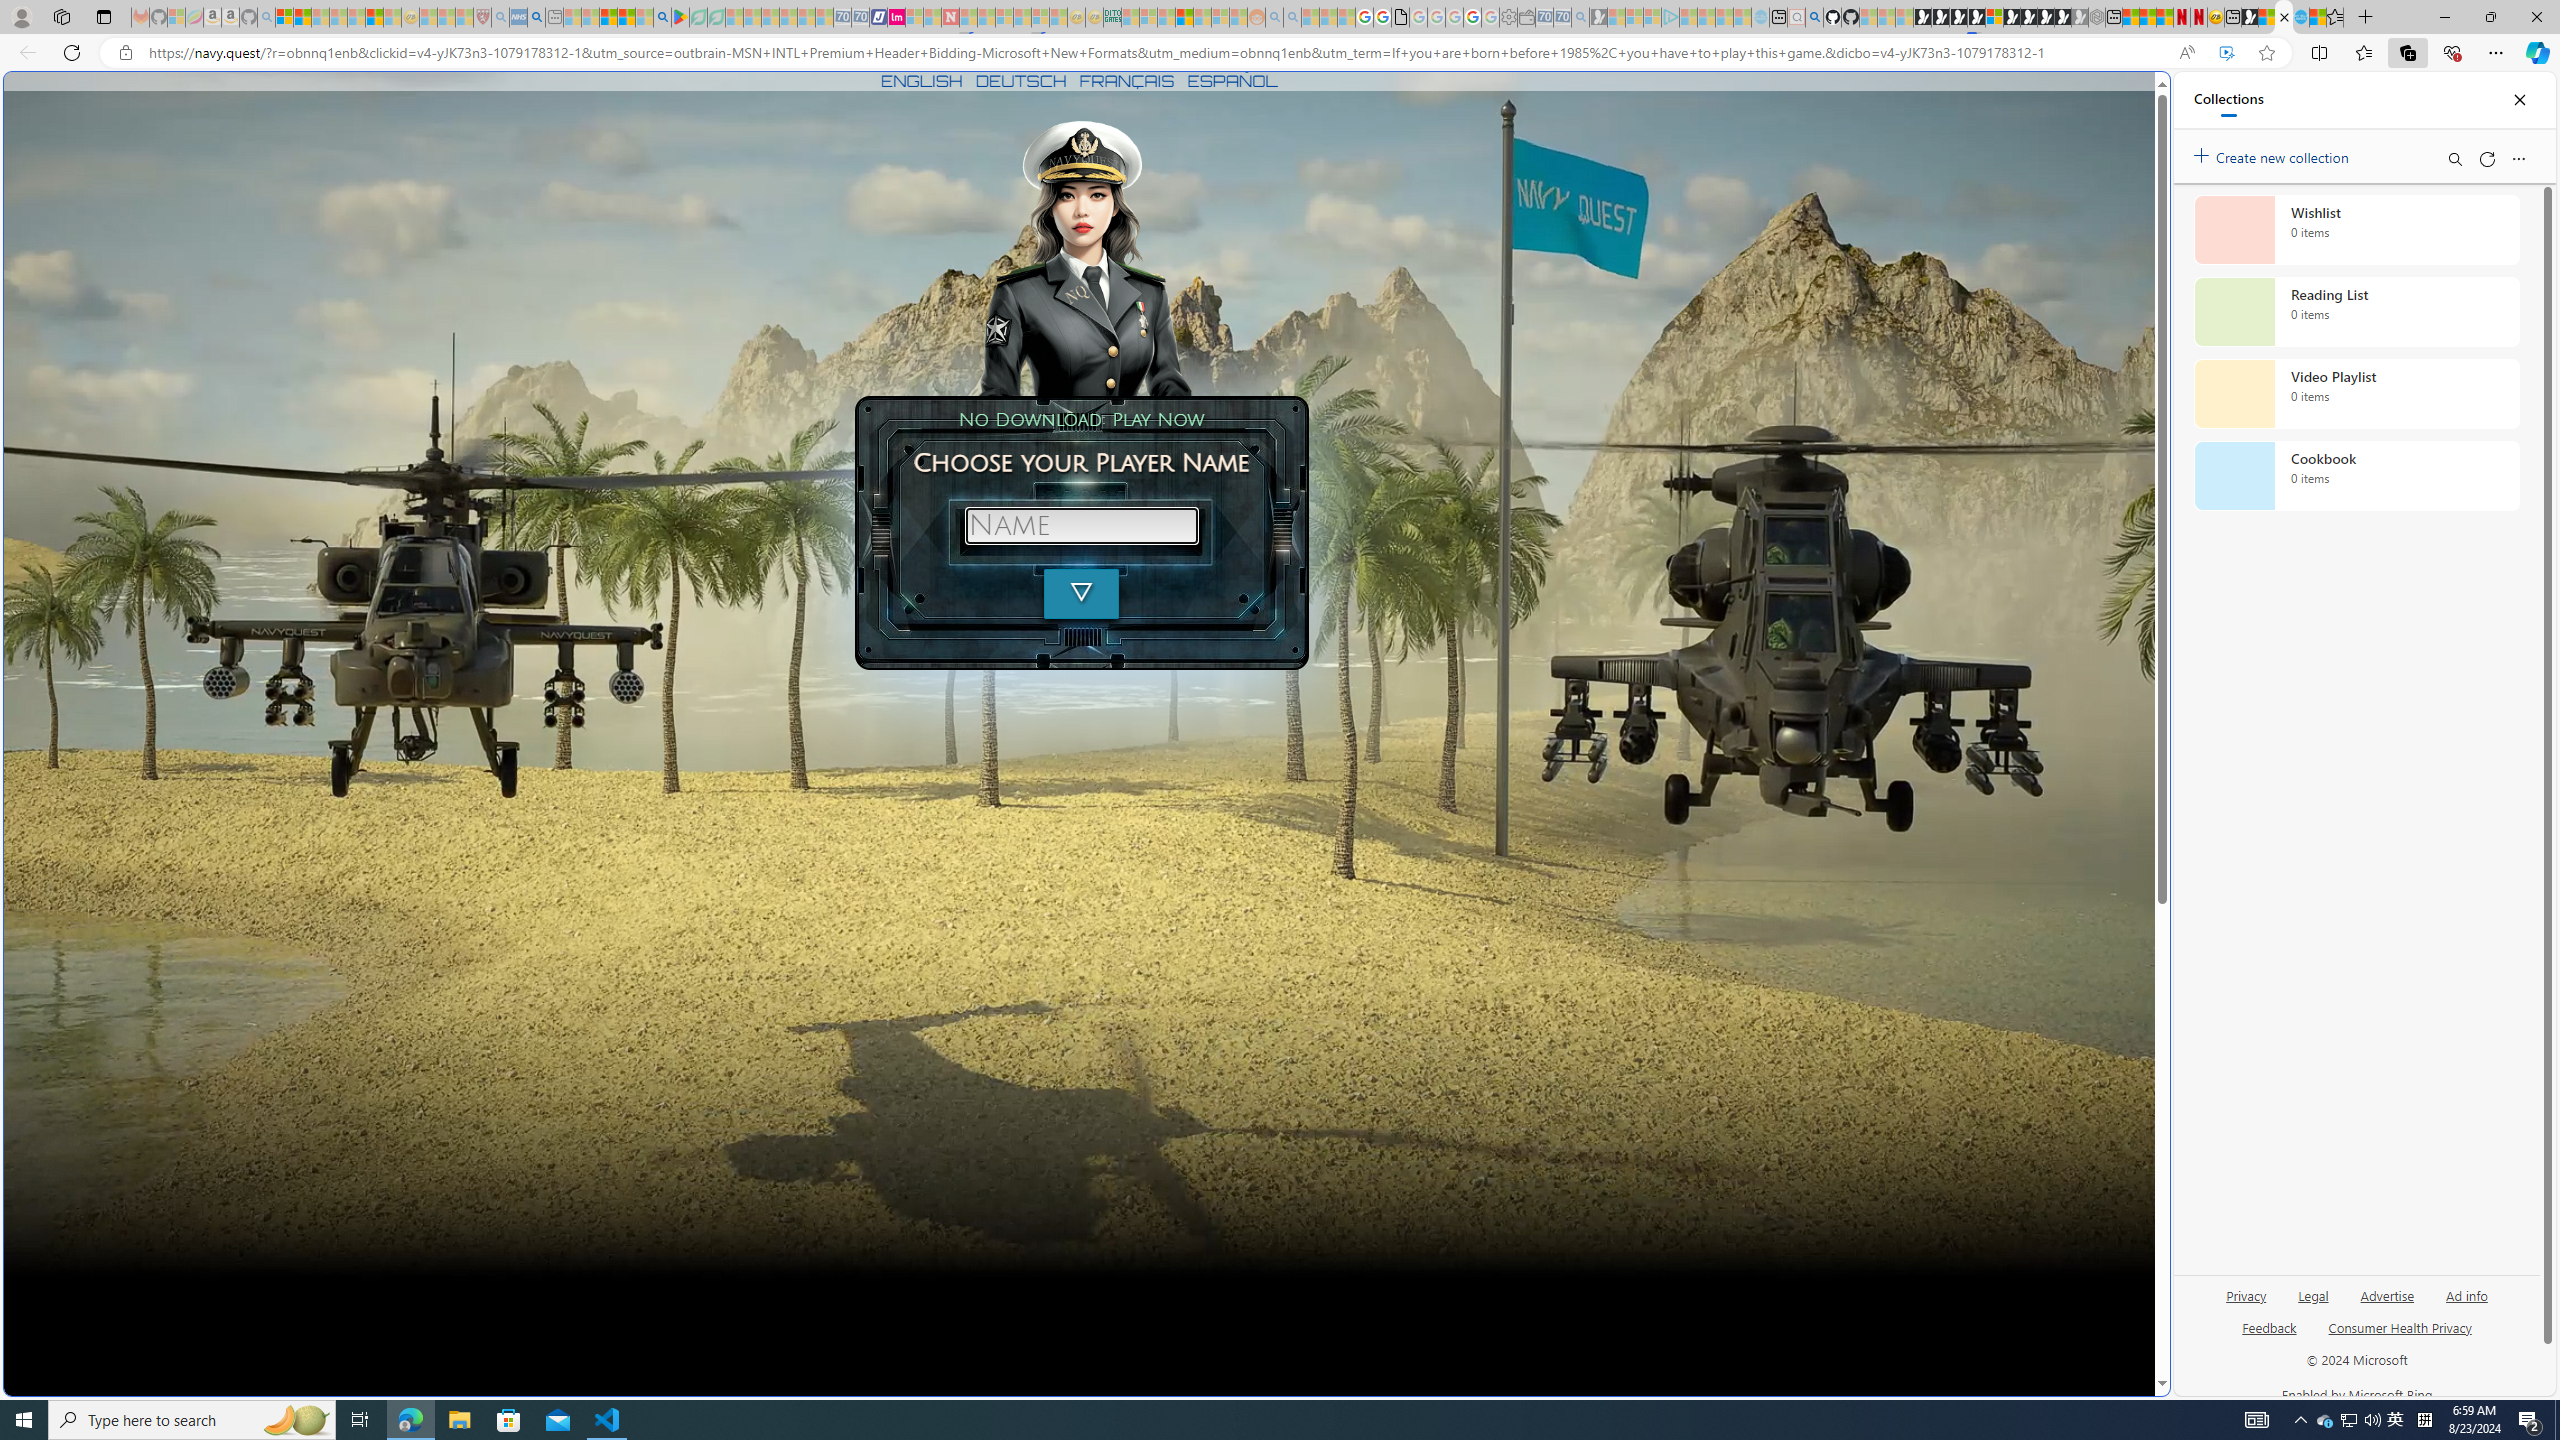 Image resolution: width=2560 pixels, height=1440 pixels. I want to click on 'Bluey: Let', so click(680, 16).